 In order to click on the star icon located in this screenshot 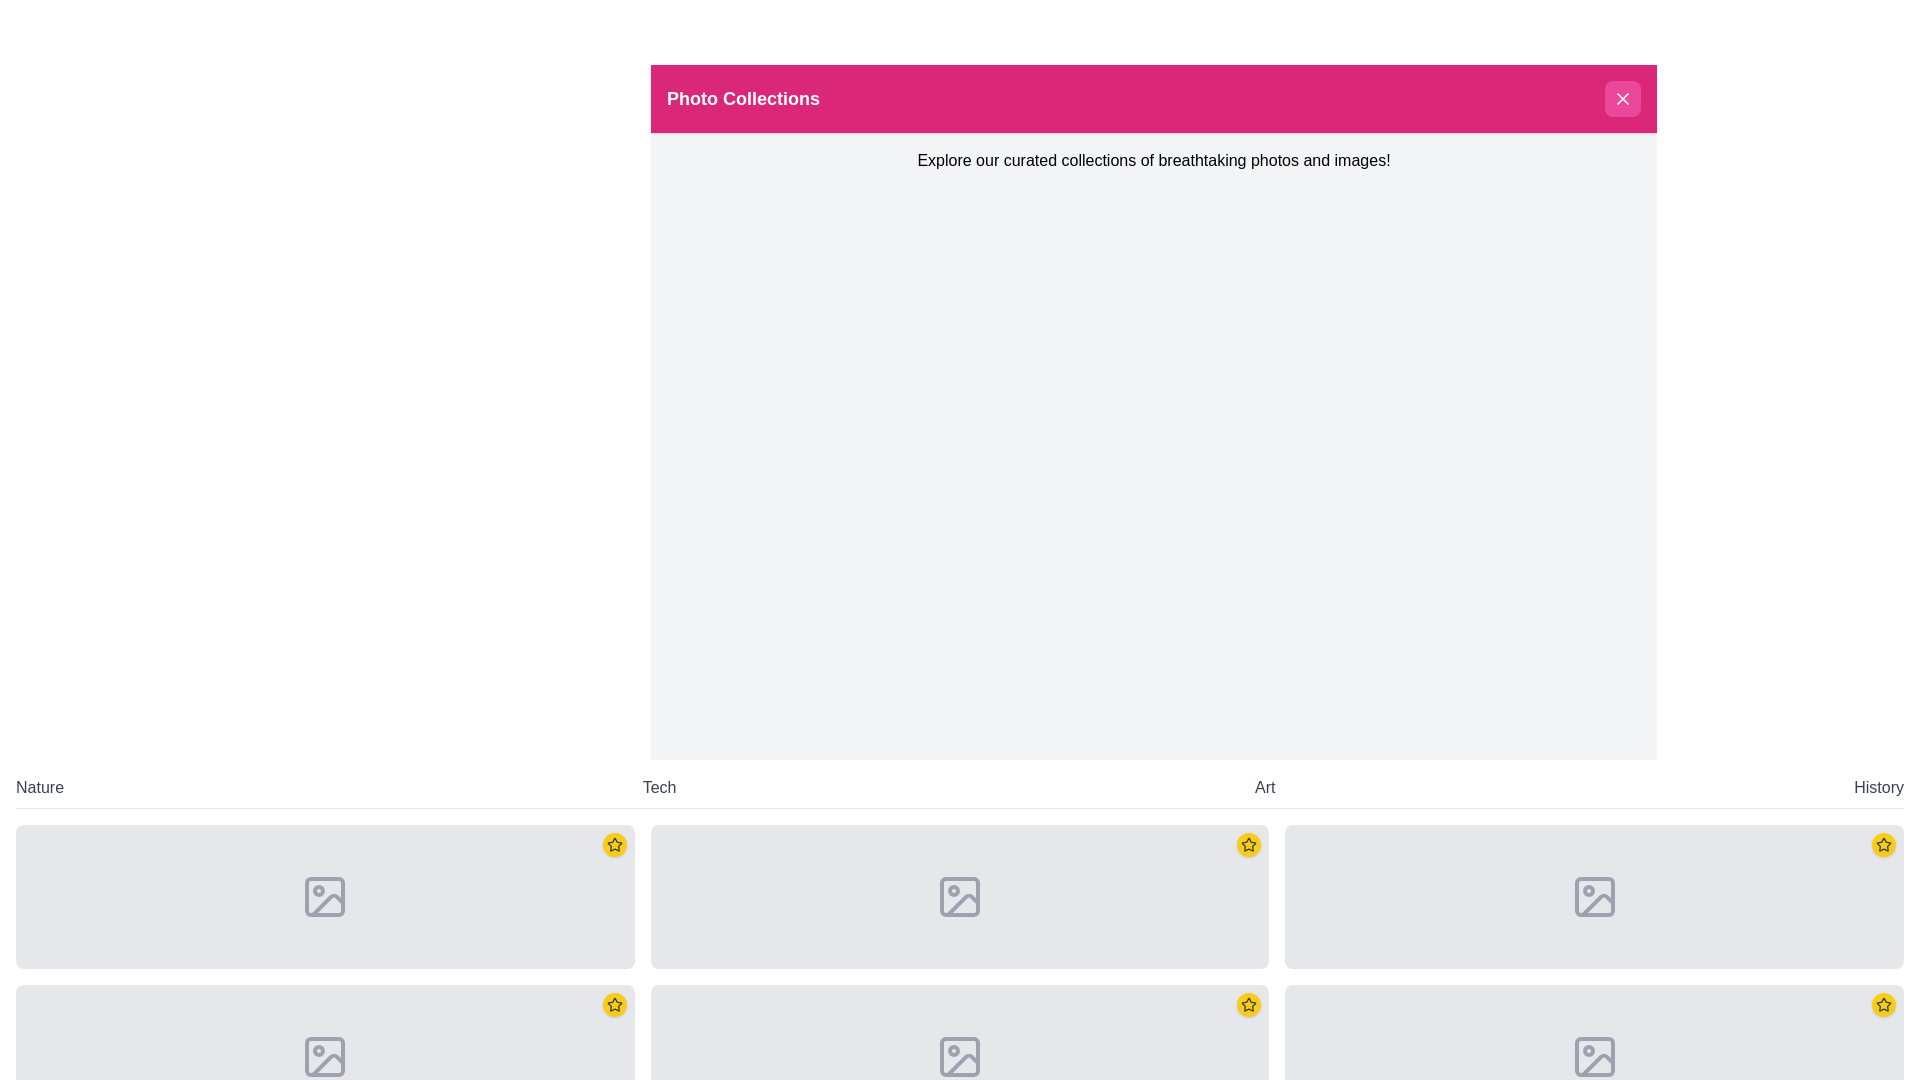, I will do `click(613, 844)`.